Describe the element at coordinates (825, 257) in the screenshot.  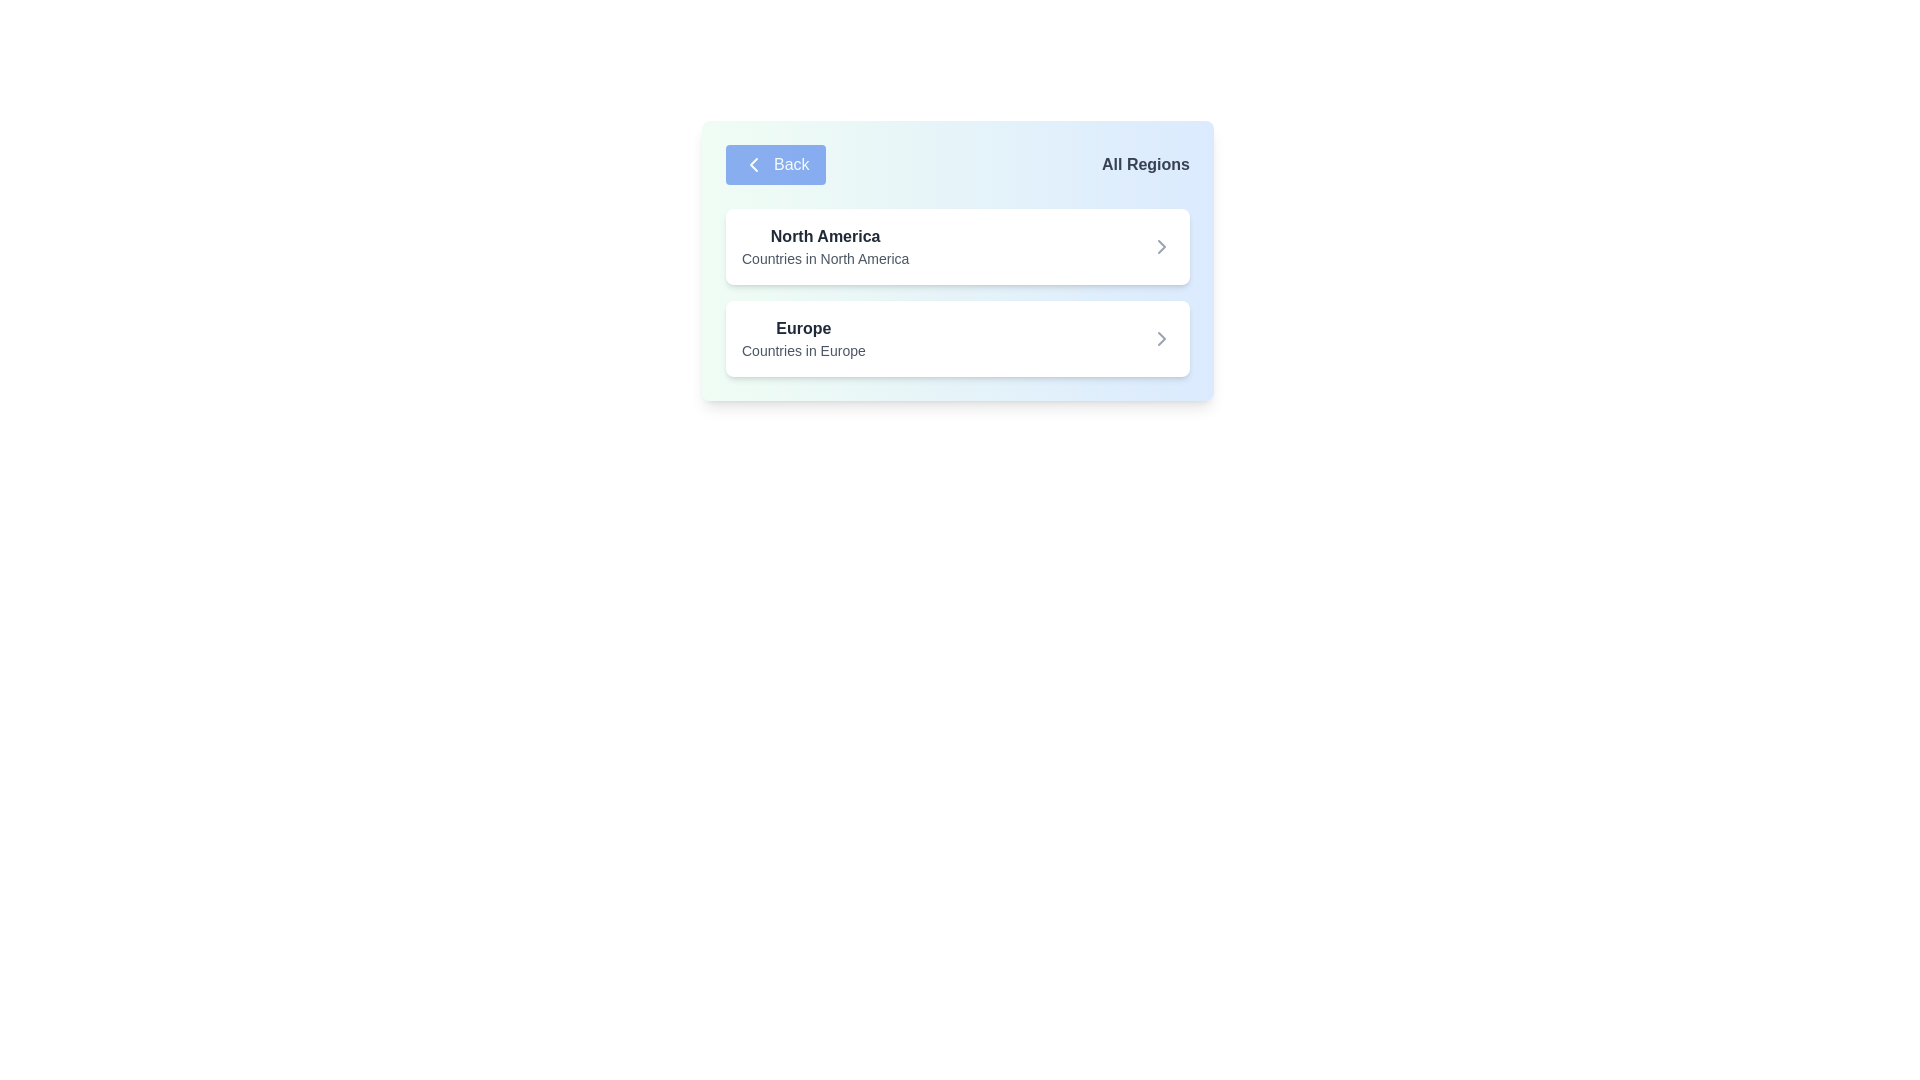
I see `the text label providing a description for the 'North America' item in the list, located below the 'North America' title` at that location.